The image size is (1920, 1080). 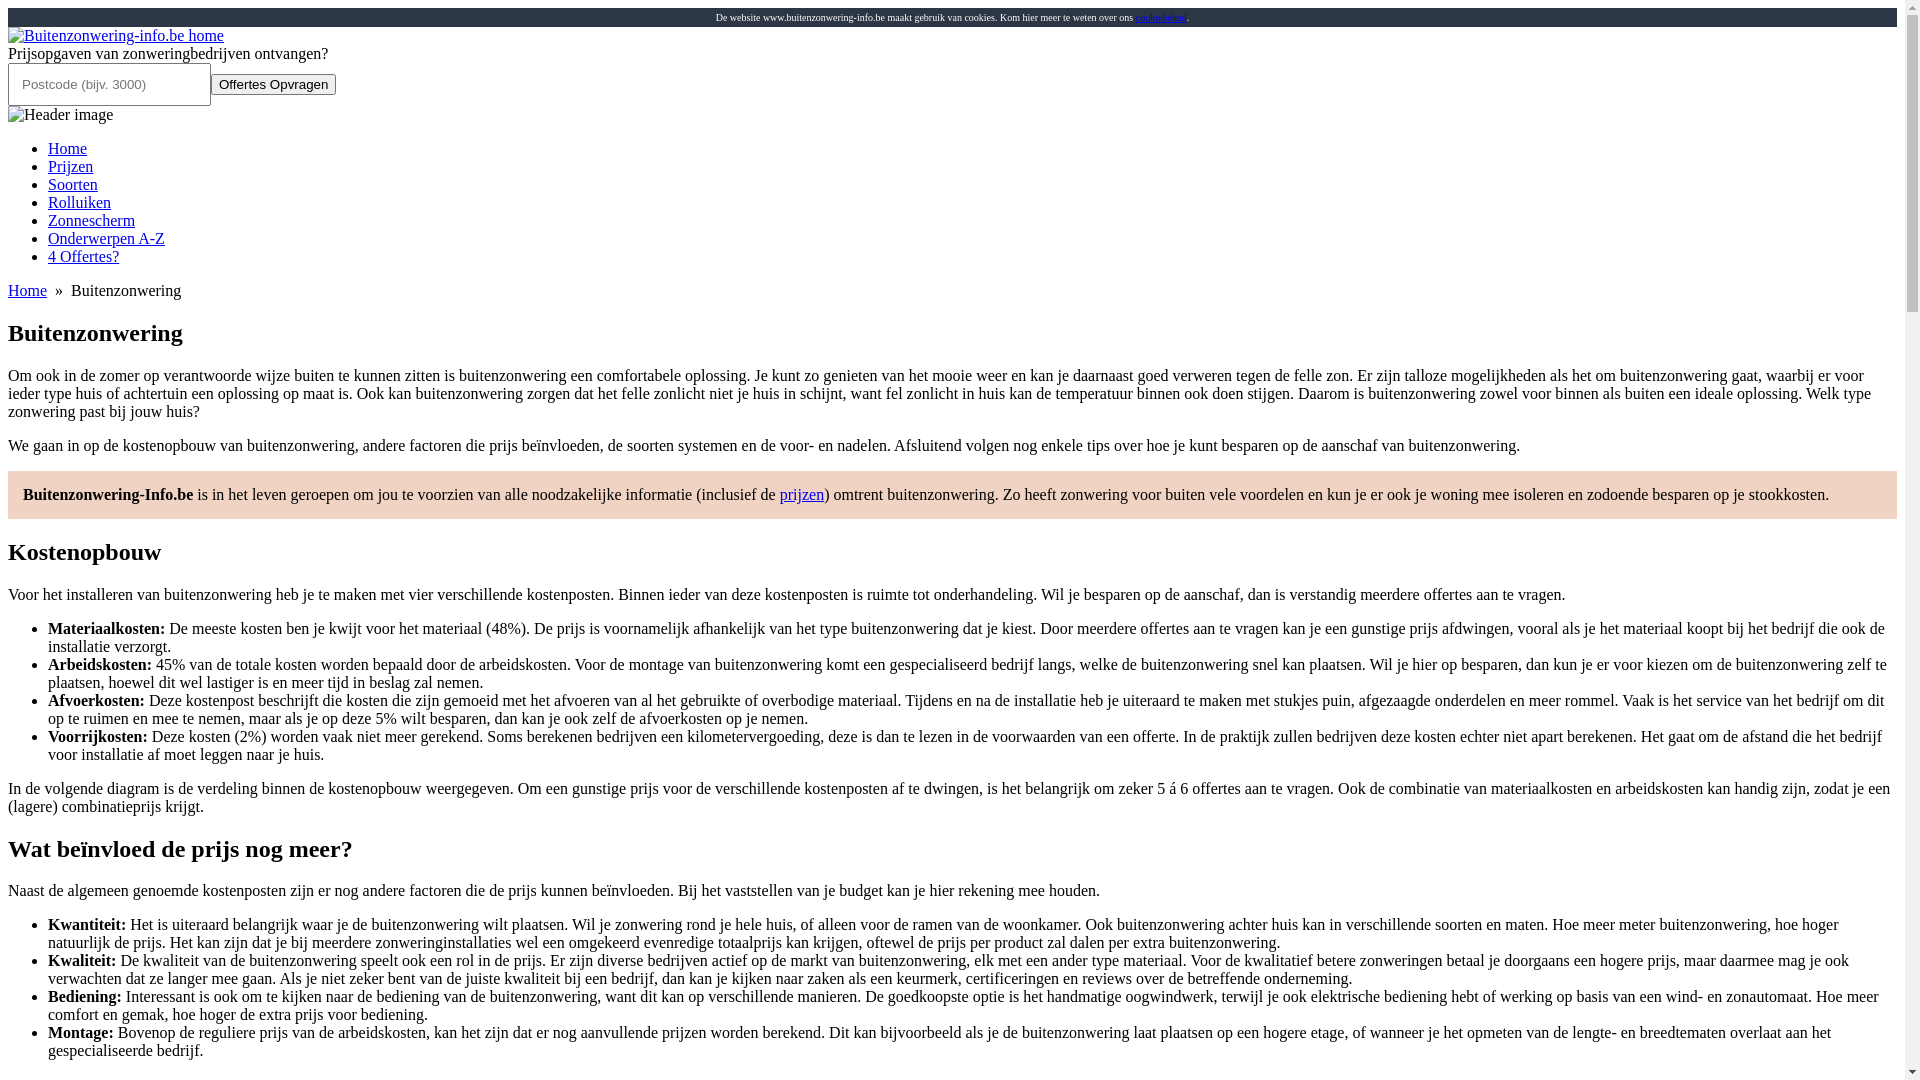 What do you see at coordinates (79, 202) in the screenshot?
I see `'Rolluiken'` at bounding box center [79, 202].